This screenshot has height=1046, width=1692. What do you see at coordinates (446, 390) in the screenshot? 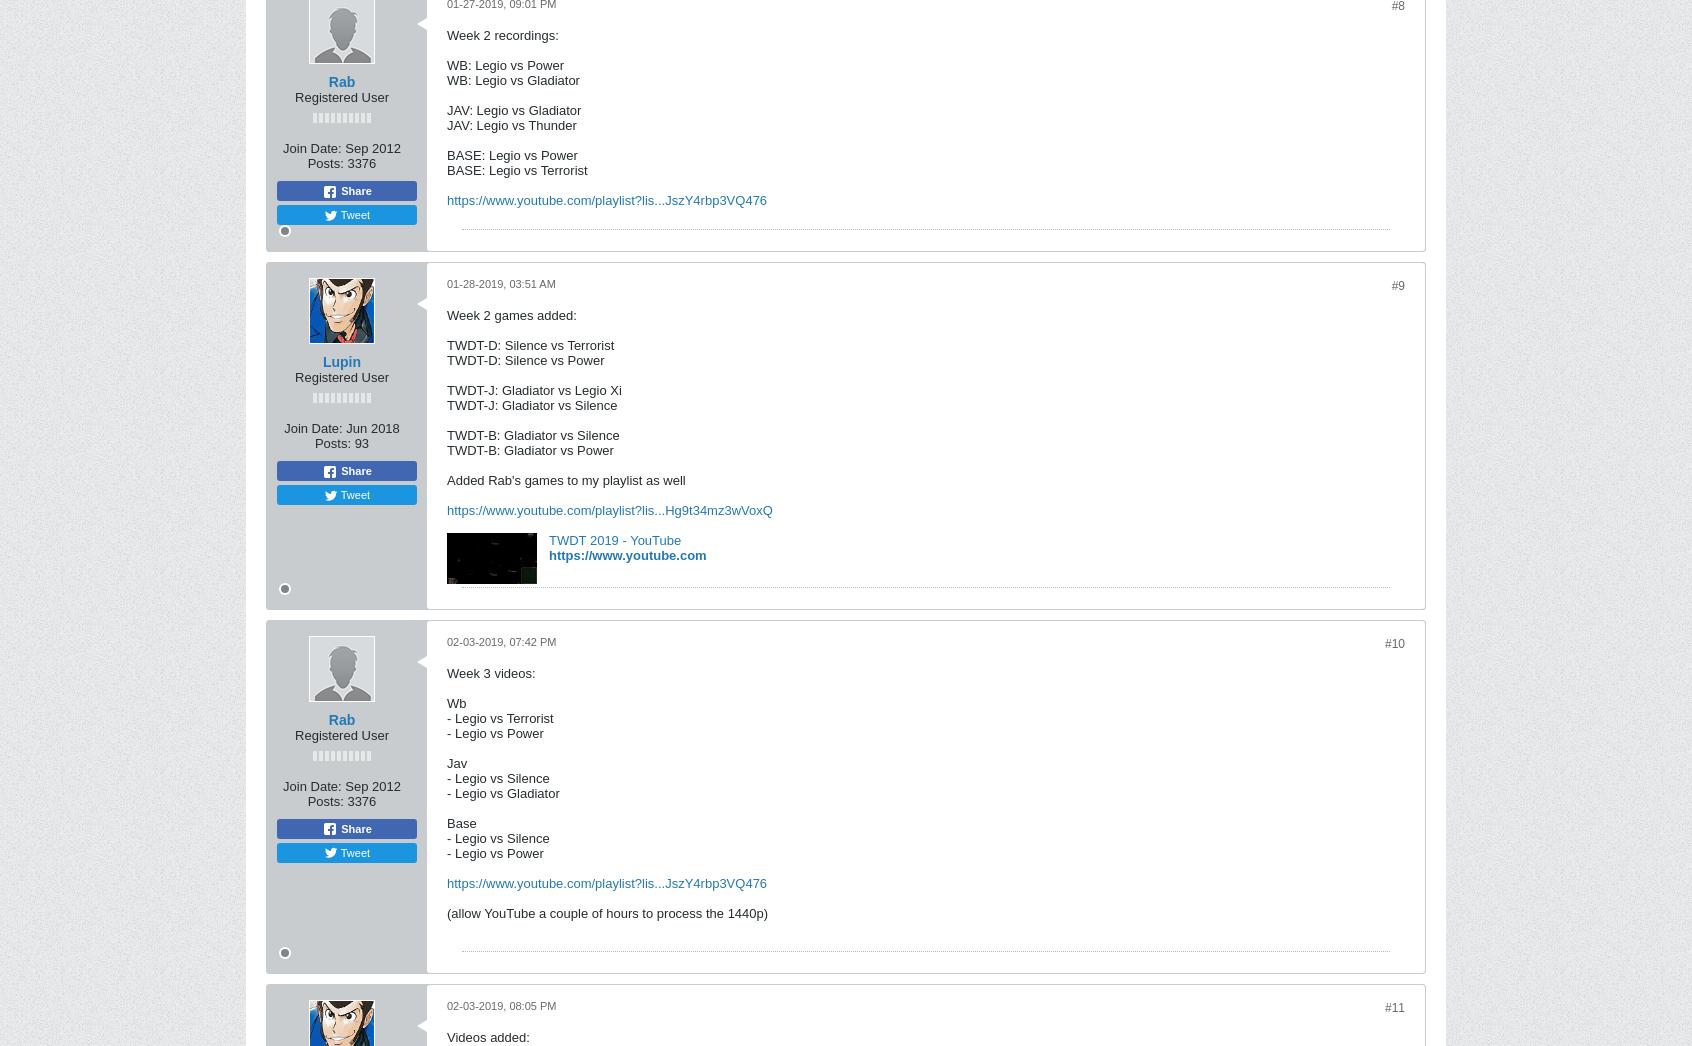
I see `'TWDT-J: Gladiator vs Legio Xi'` at bounding box center [446, 390].